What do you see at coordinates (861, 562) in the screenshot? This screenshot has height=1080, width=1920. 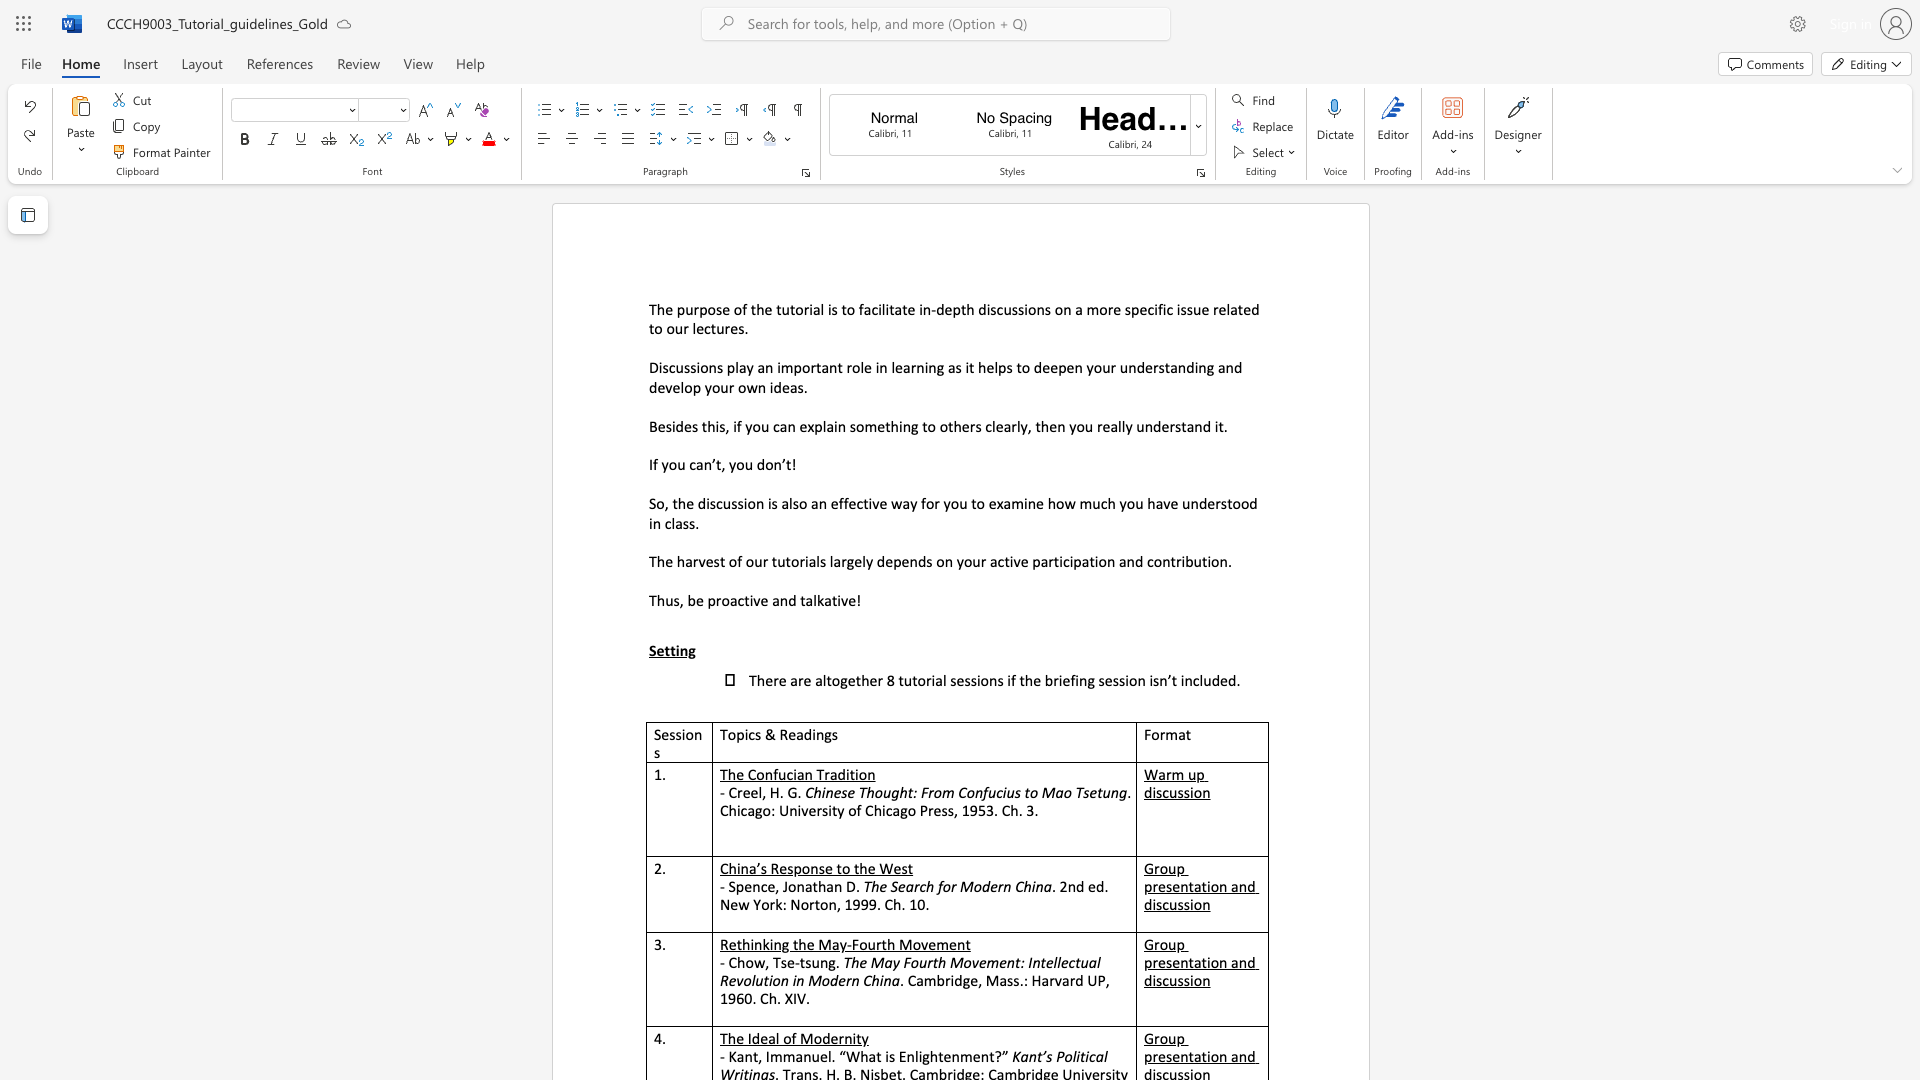 I see `the space between the continuous character "e" and "l" in the text` at bounding box center [861, 562].